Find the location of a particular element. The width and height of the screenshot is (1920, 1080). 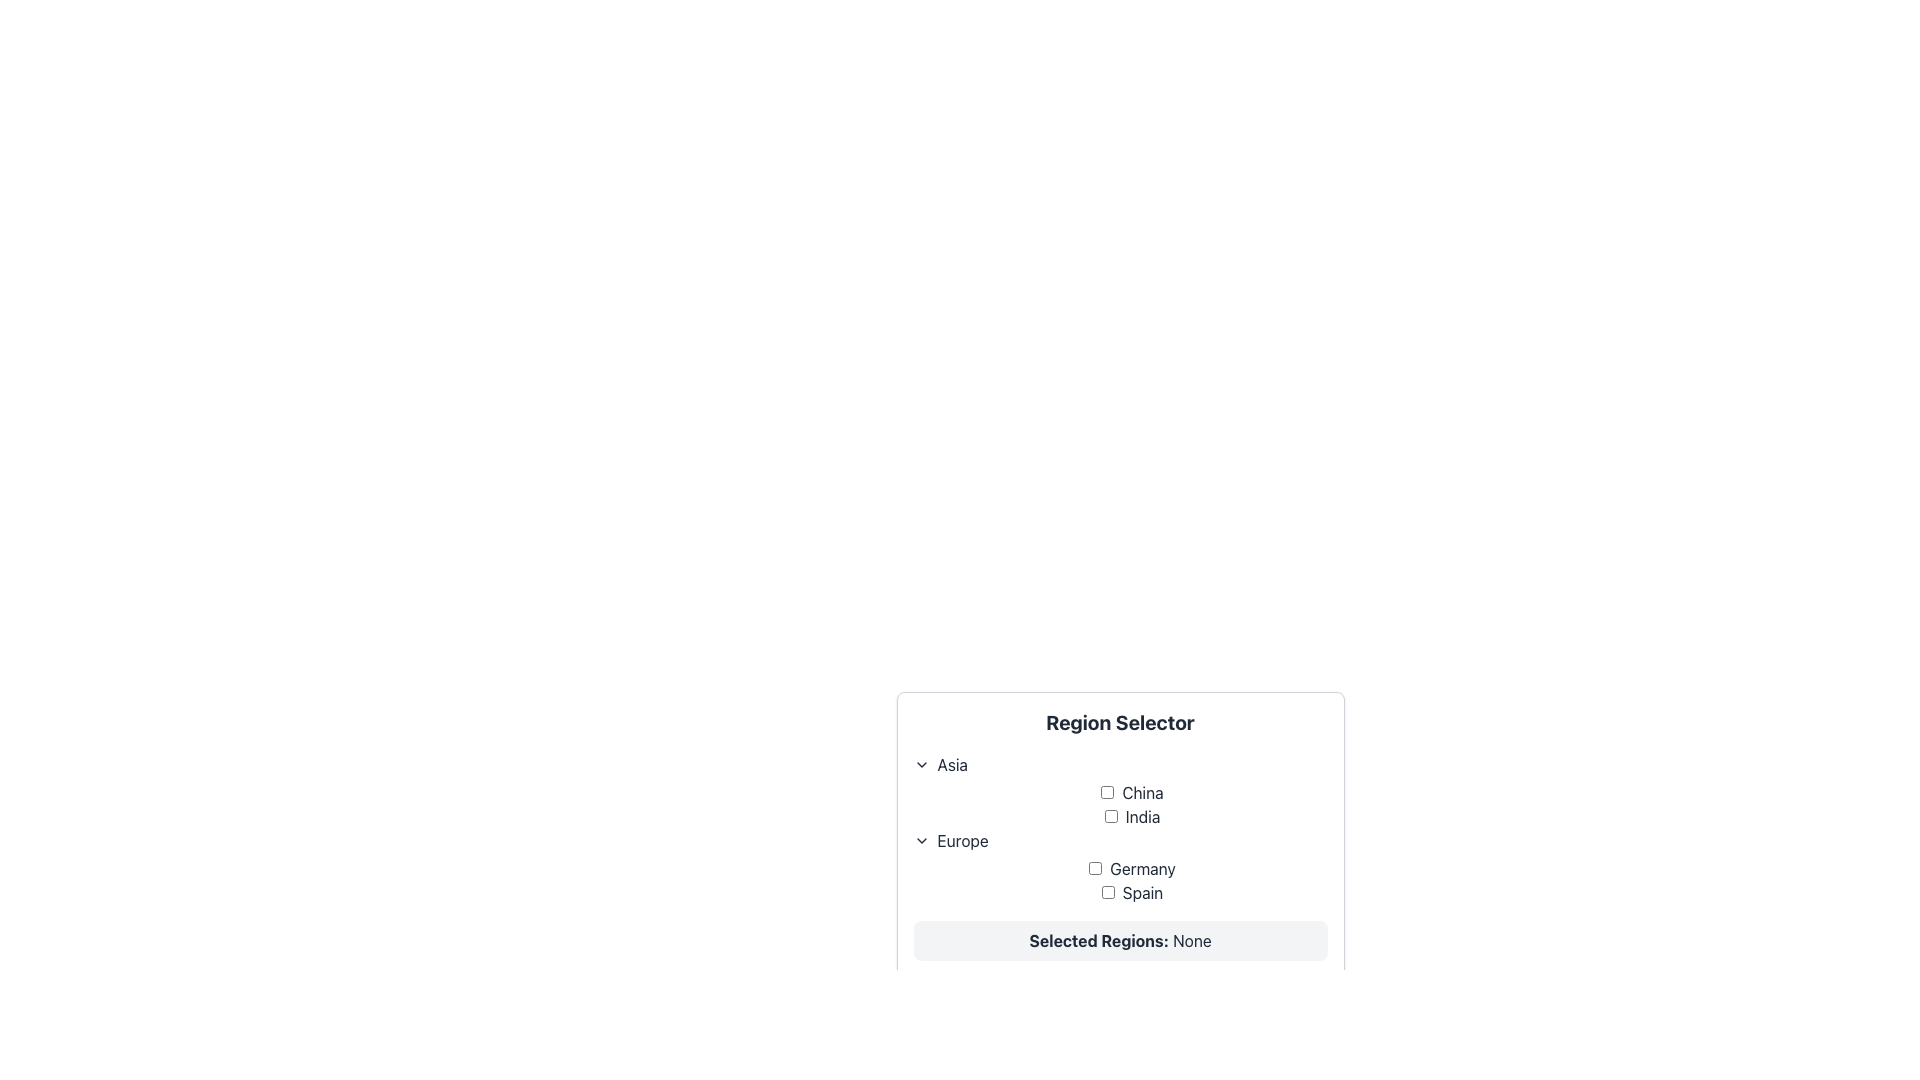

the descriptive label for the 'India' checkbox located within the 'Asia' group under 'Region Selector', positioned between 'China' and 'Europe' is located at coordinates (1132, 817).